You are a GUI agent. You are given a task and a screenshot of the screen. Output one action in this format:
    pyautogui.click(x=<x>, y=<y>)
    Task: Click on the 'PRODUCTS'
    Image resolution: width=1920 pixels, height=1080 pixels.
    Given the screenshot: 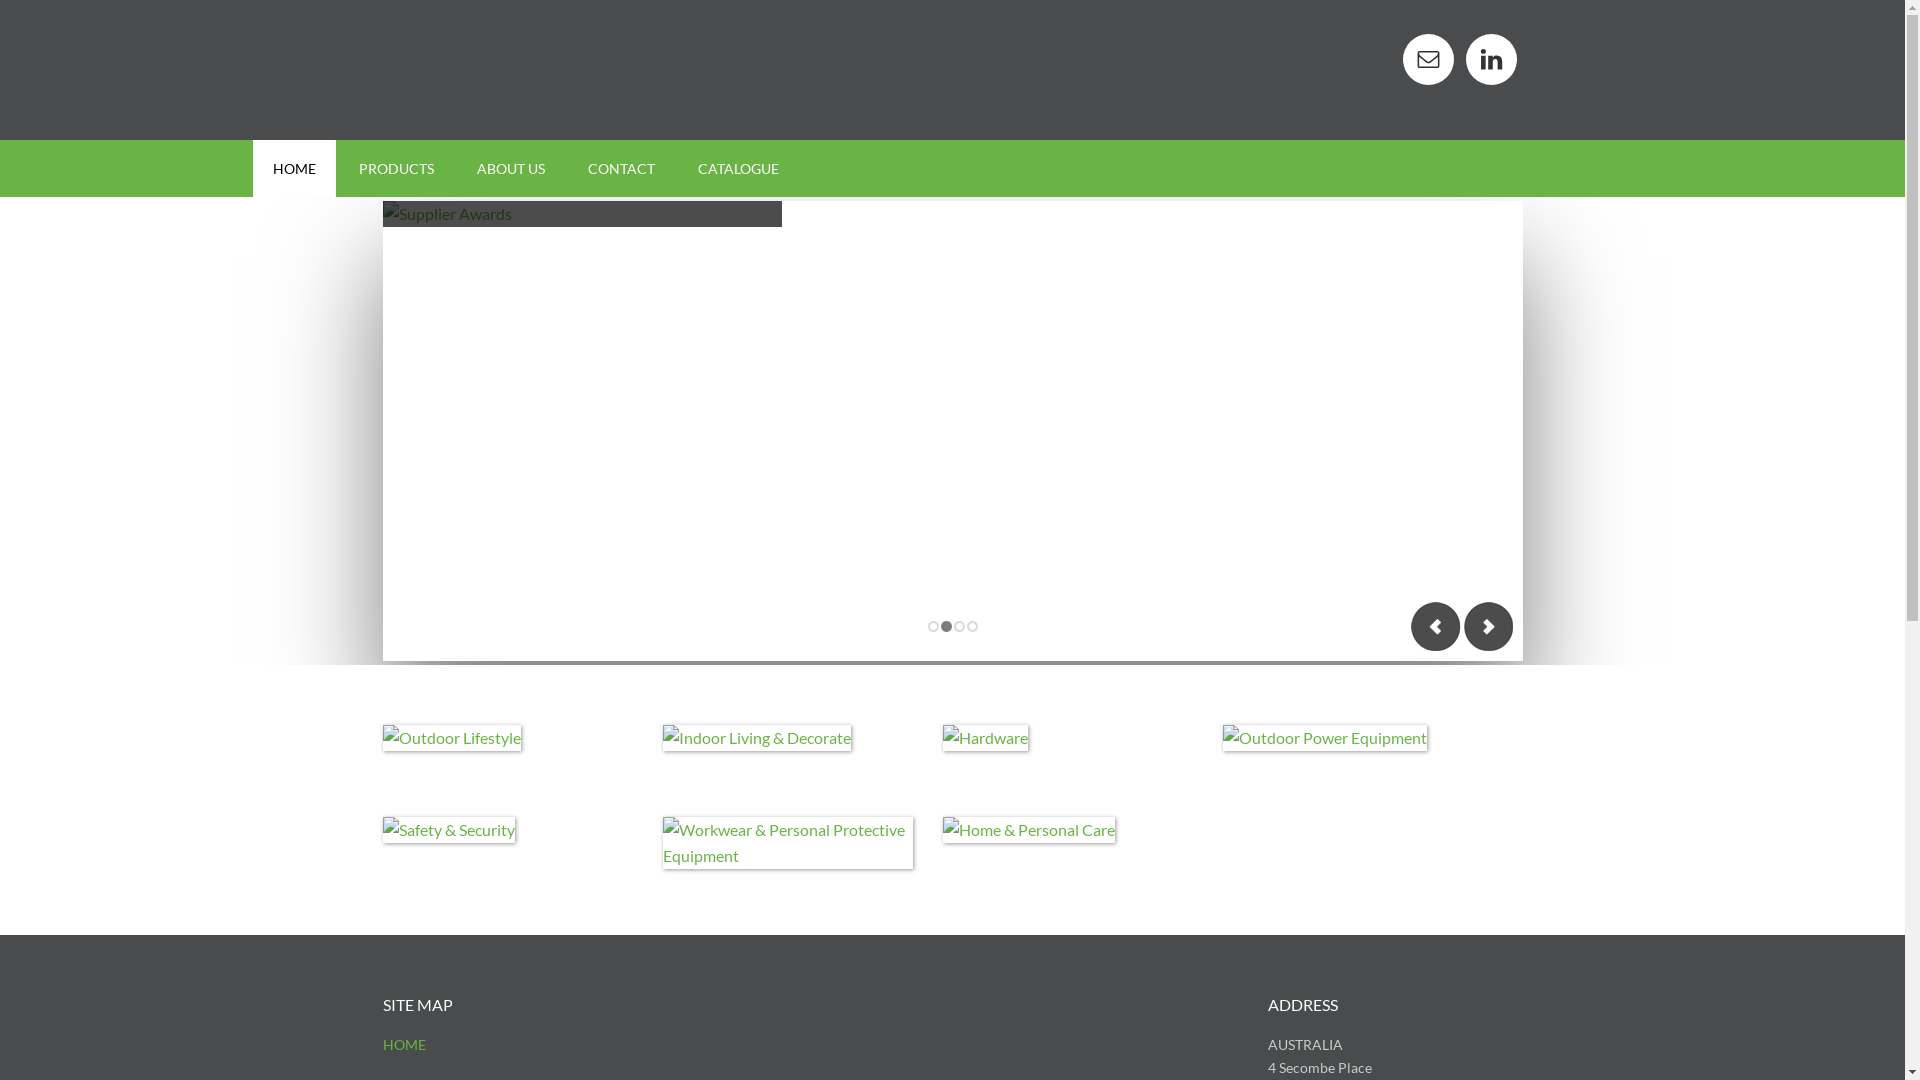 What is the action you would take?
    pyautogui.click(x=395, y=167)
    